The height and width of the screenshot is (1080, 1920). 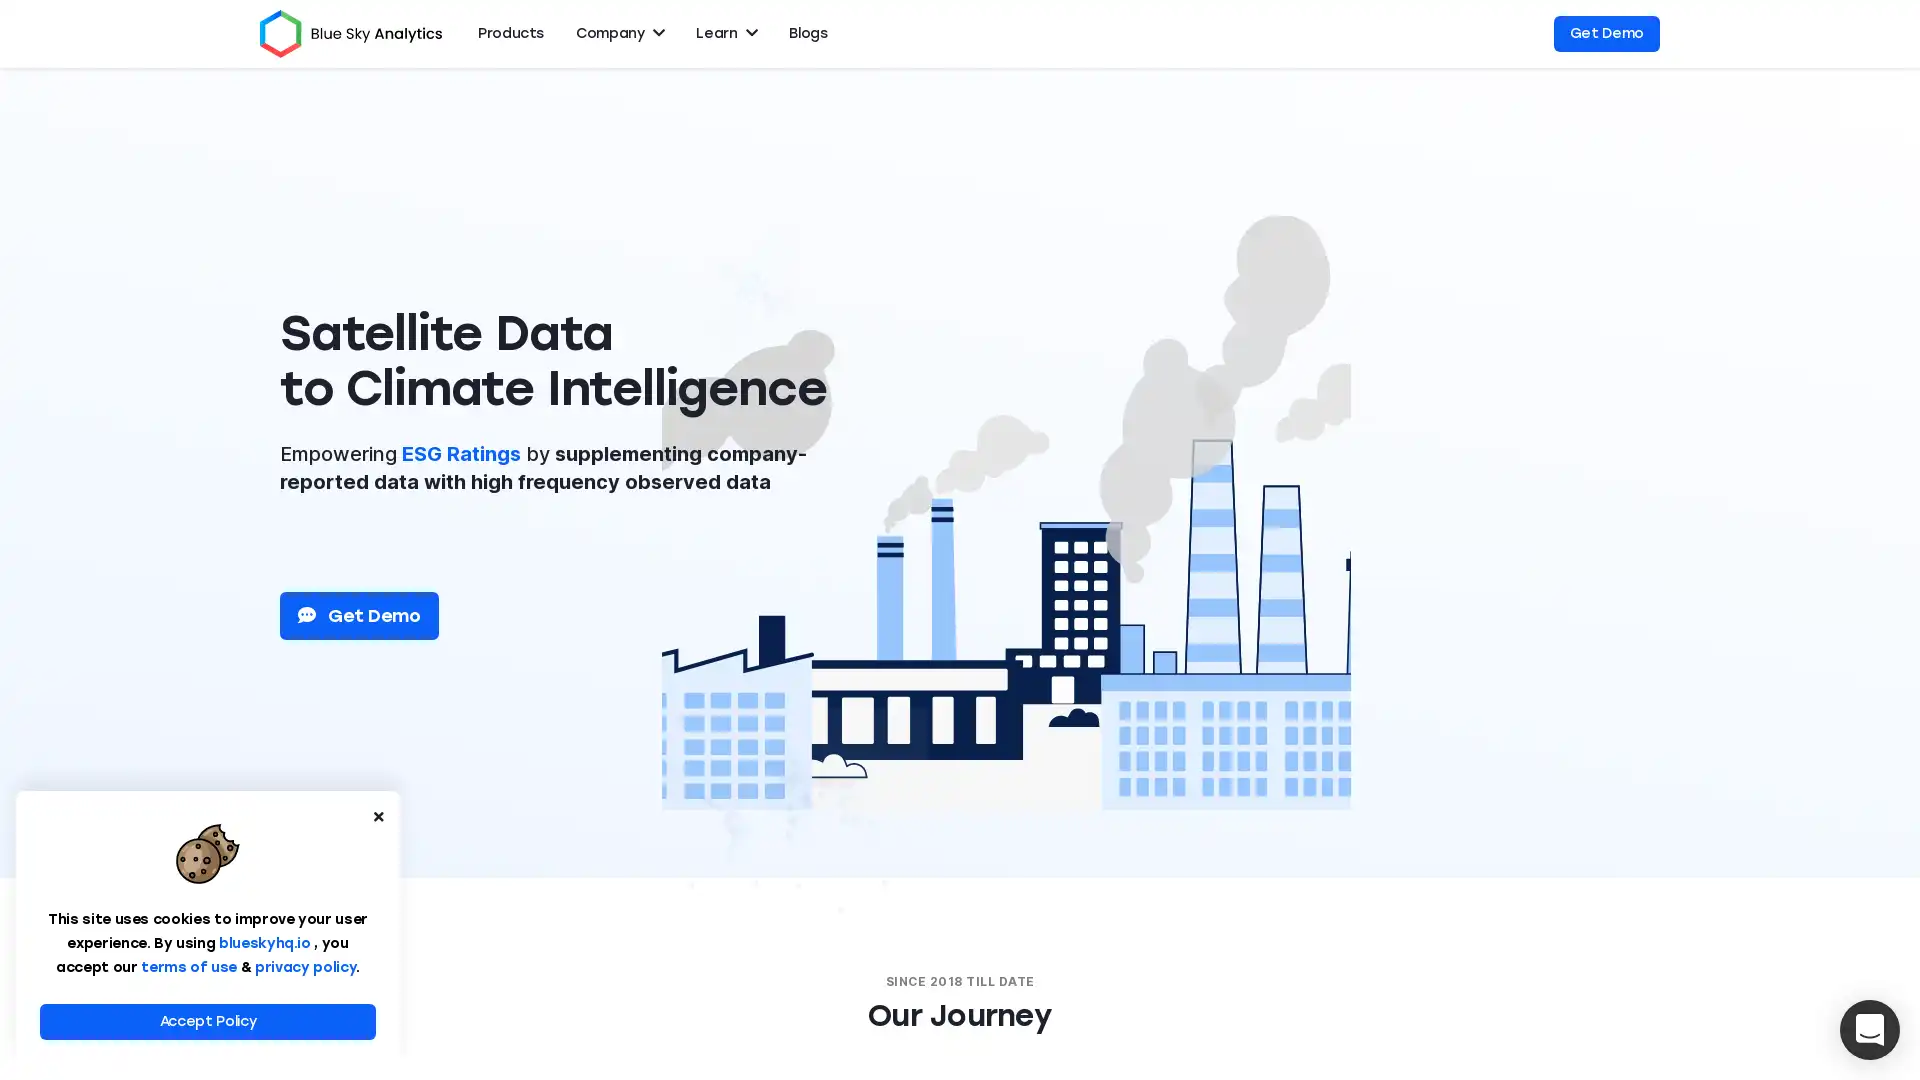 I want to click on Get Demo, so click(x=1606, y=34).